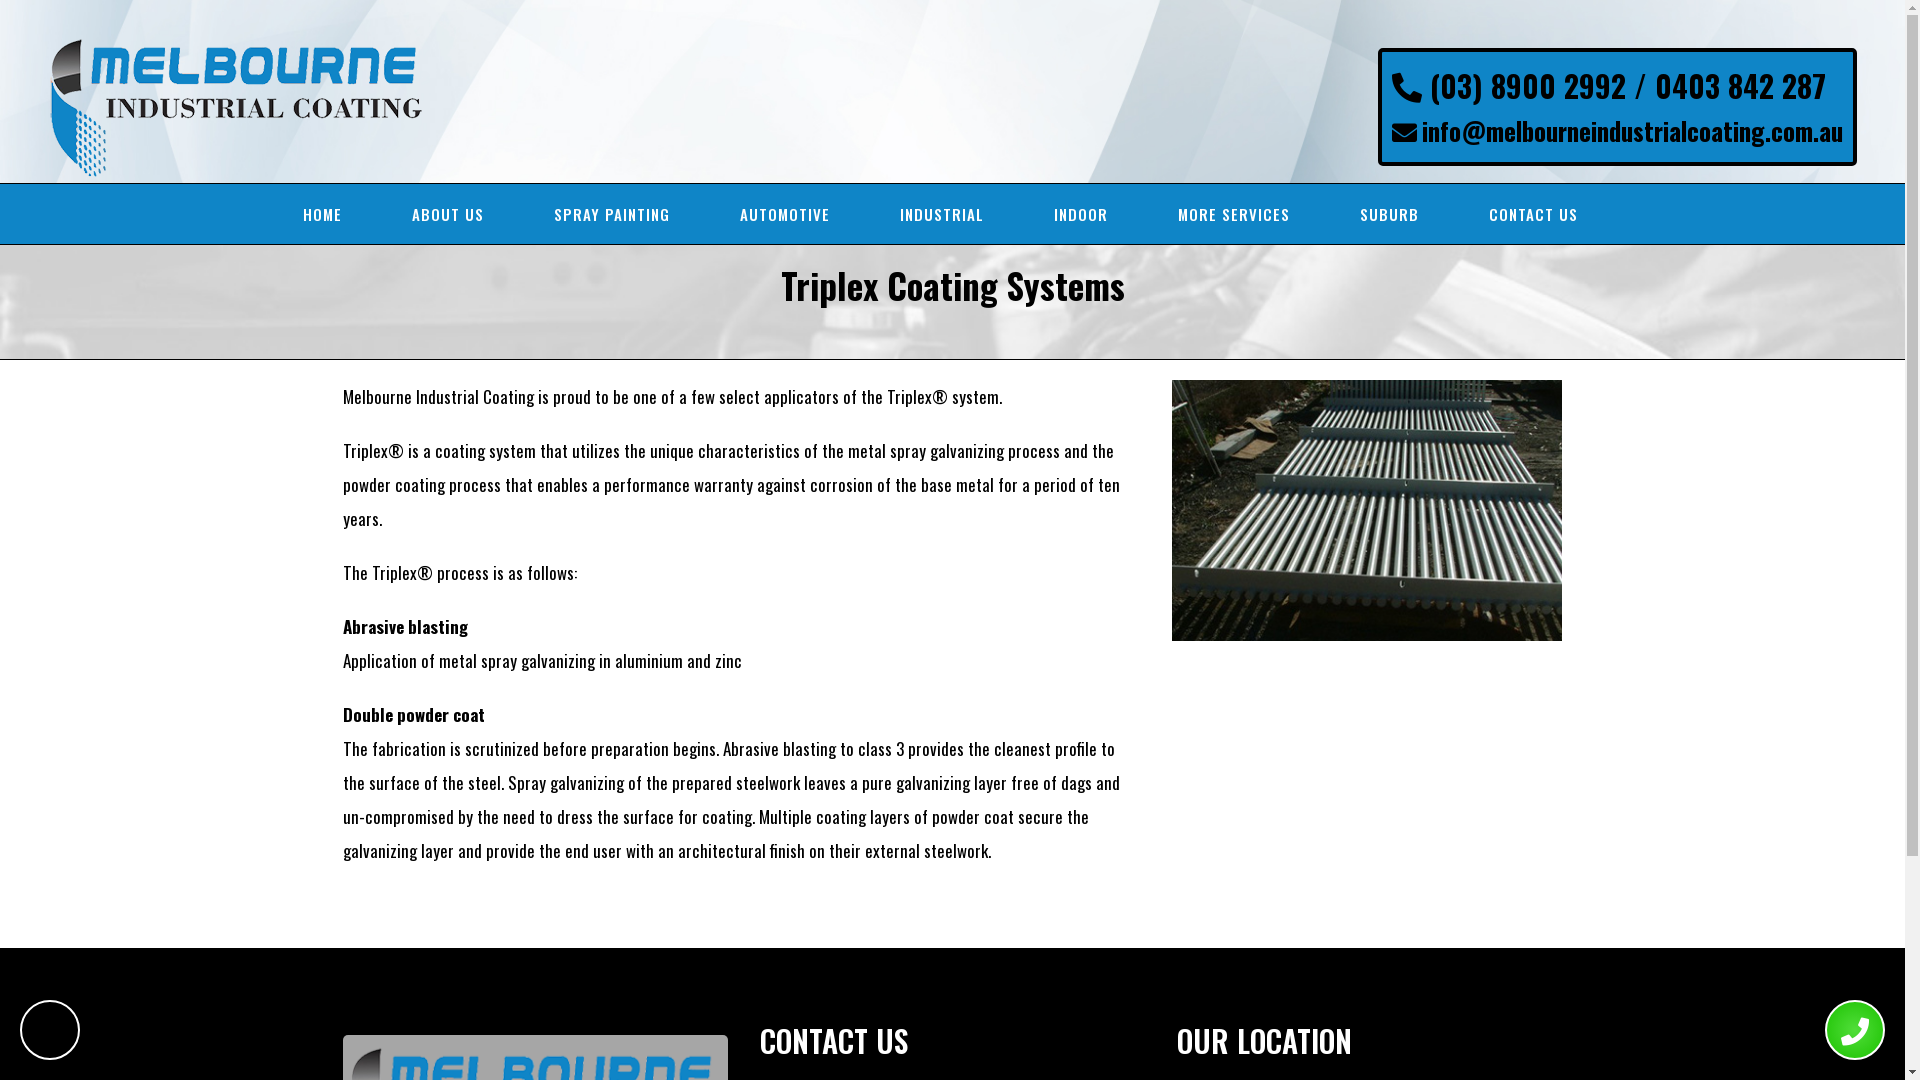 Image resolution: width=1920 pixels, height=1080 pixels. Describe the element at coordinates (783, 213) in the screenshot. I see `'AUTOMOTIVE'` at that location.